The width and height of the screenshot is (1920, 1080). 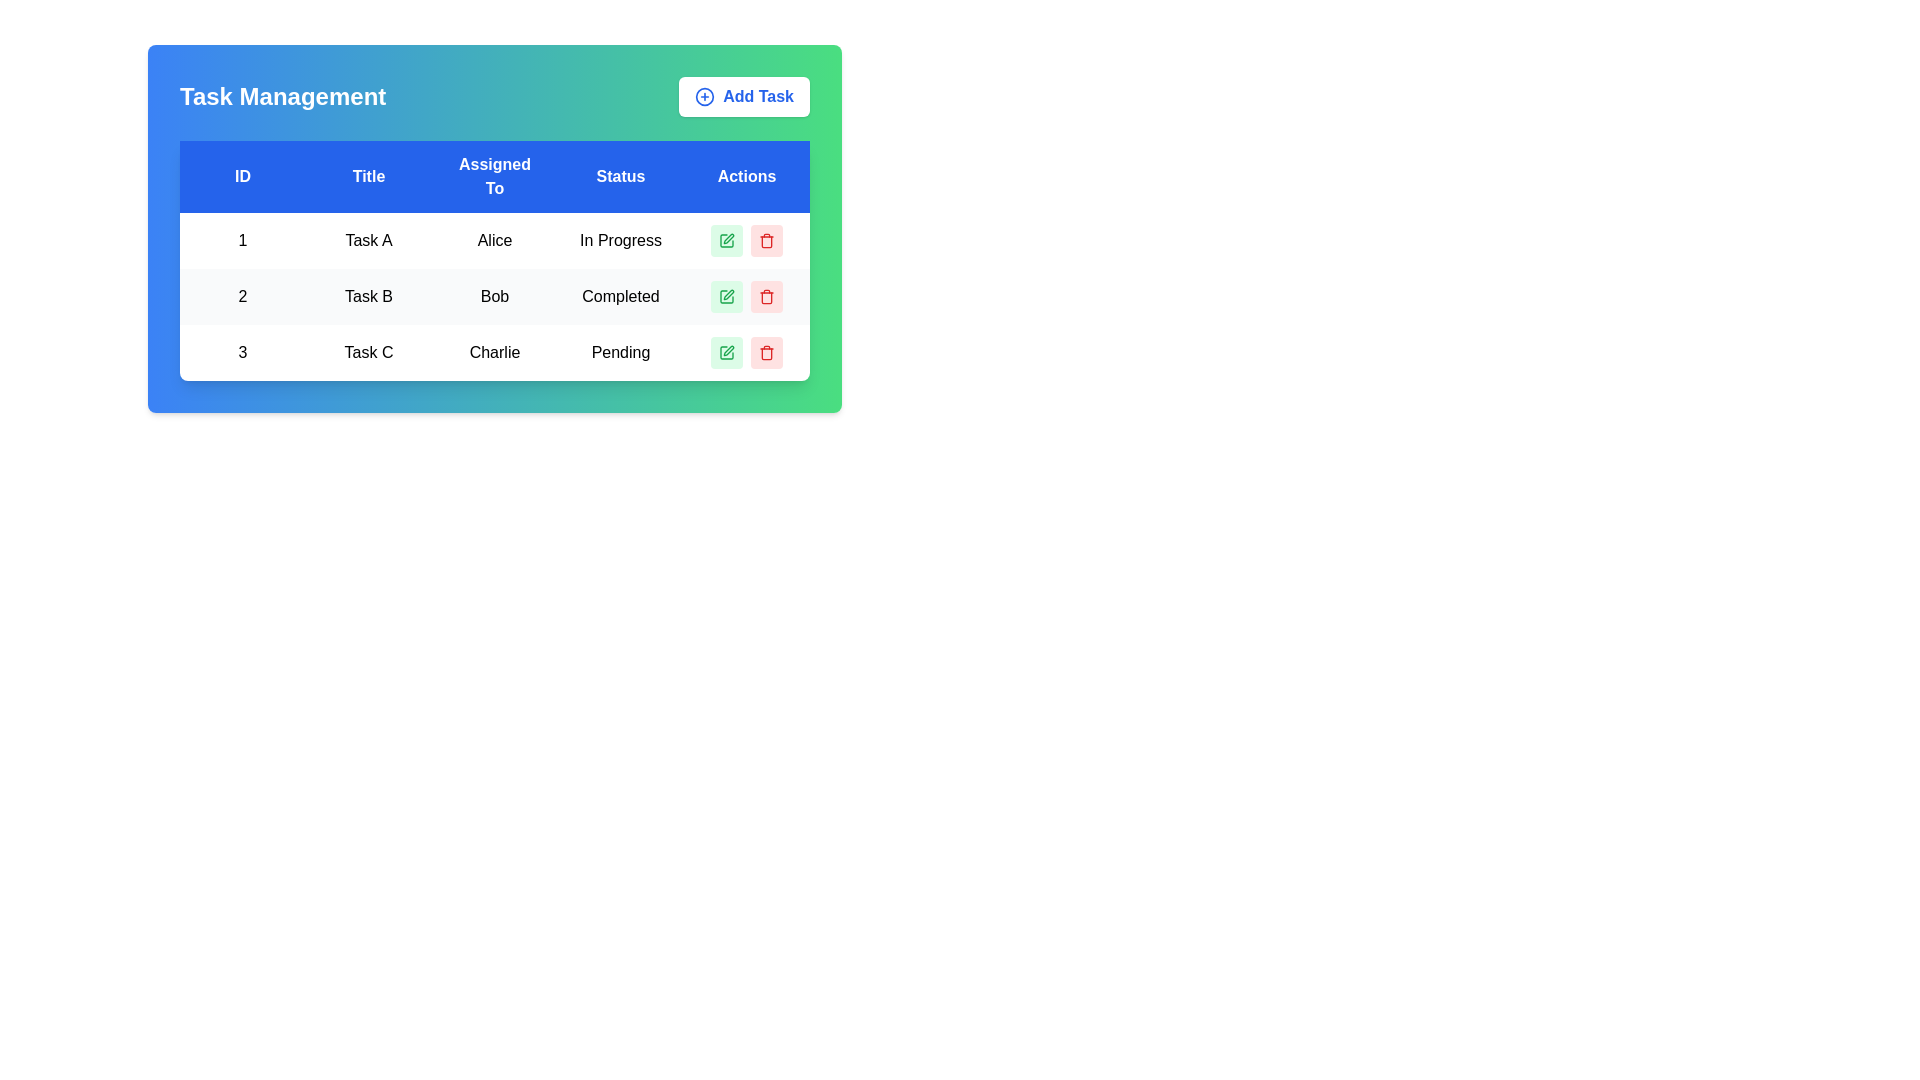 I want to click on the Table Header Row, which identifies the columns for data entries below, specifically aligned with the label 'Assigned To', so click(x=494, y=176).